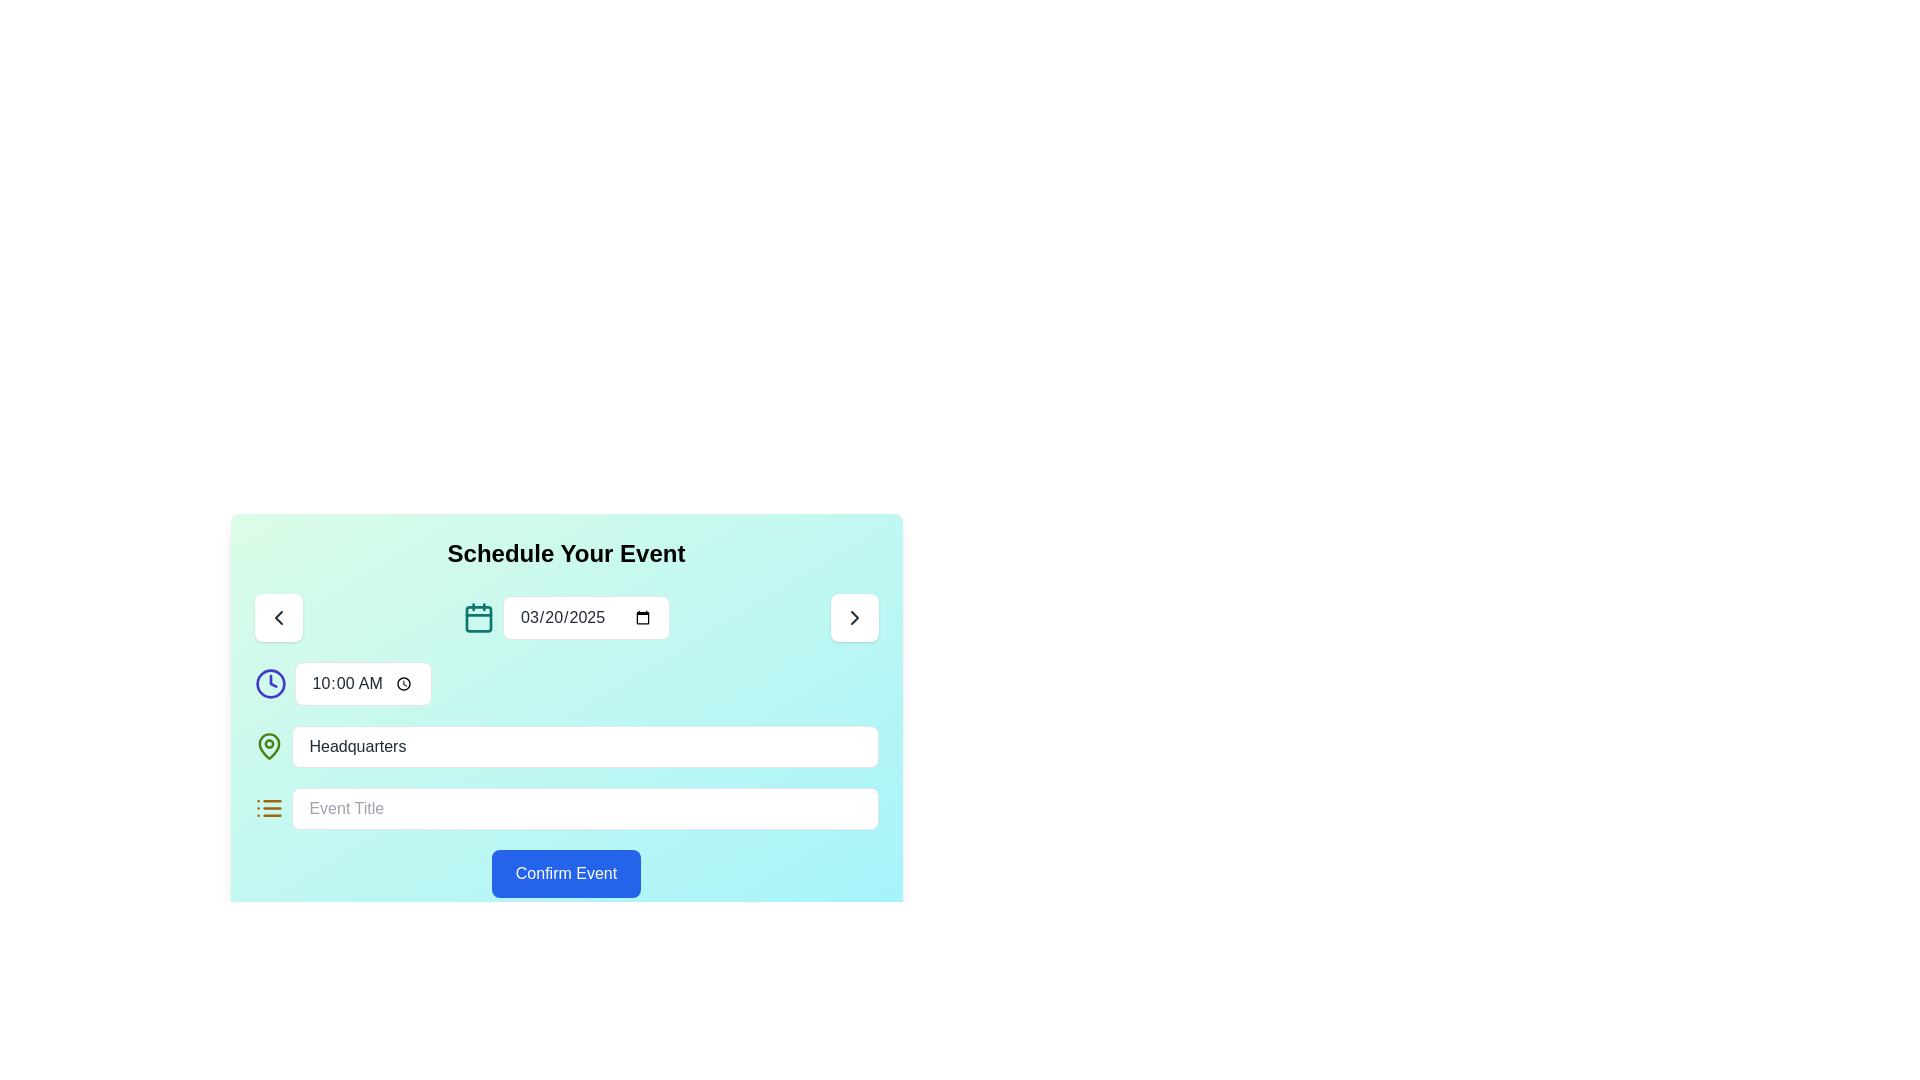 The width and height of the screenshot is (1920, 1080). I want to click on the black leftward chevron icon inside the white rounded button, so click(277, 616).